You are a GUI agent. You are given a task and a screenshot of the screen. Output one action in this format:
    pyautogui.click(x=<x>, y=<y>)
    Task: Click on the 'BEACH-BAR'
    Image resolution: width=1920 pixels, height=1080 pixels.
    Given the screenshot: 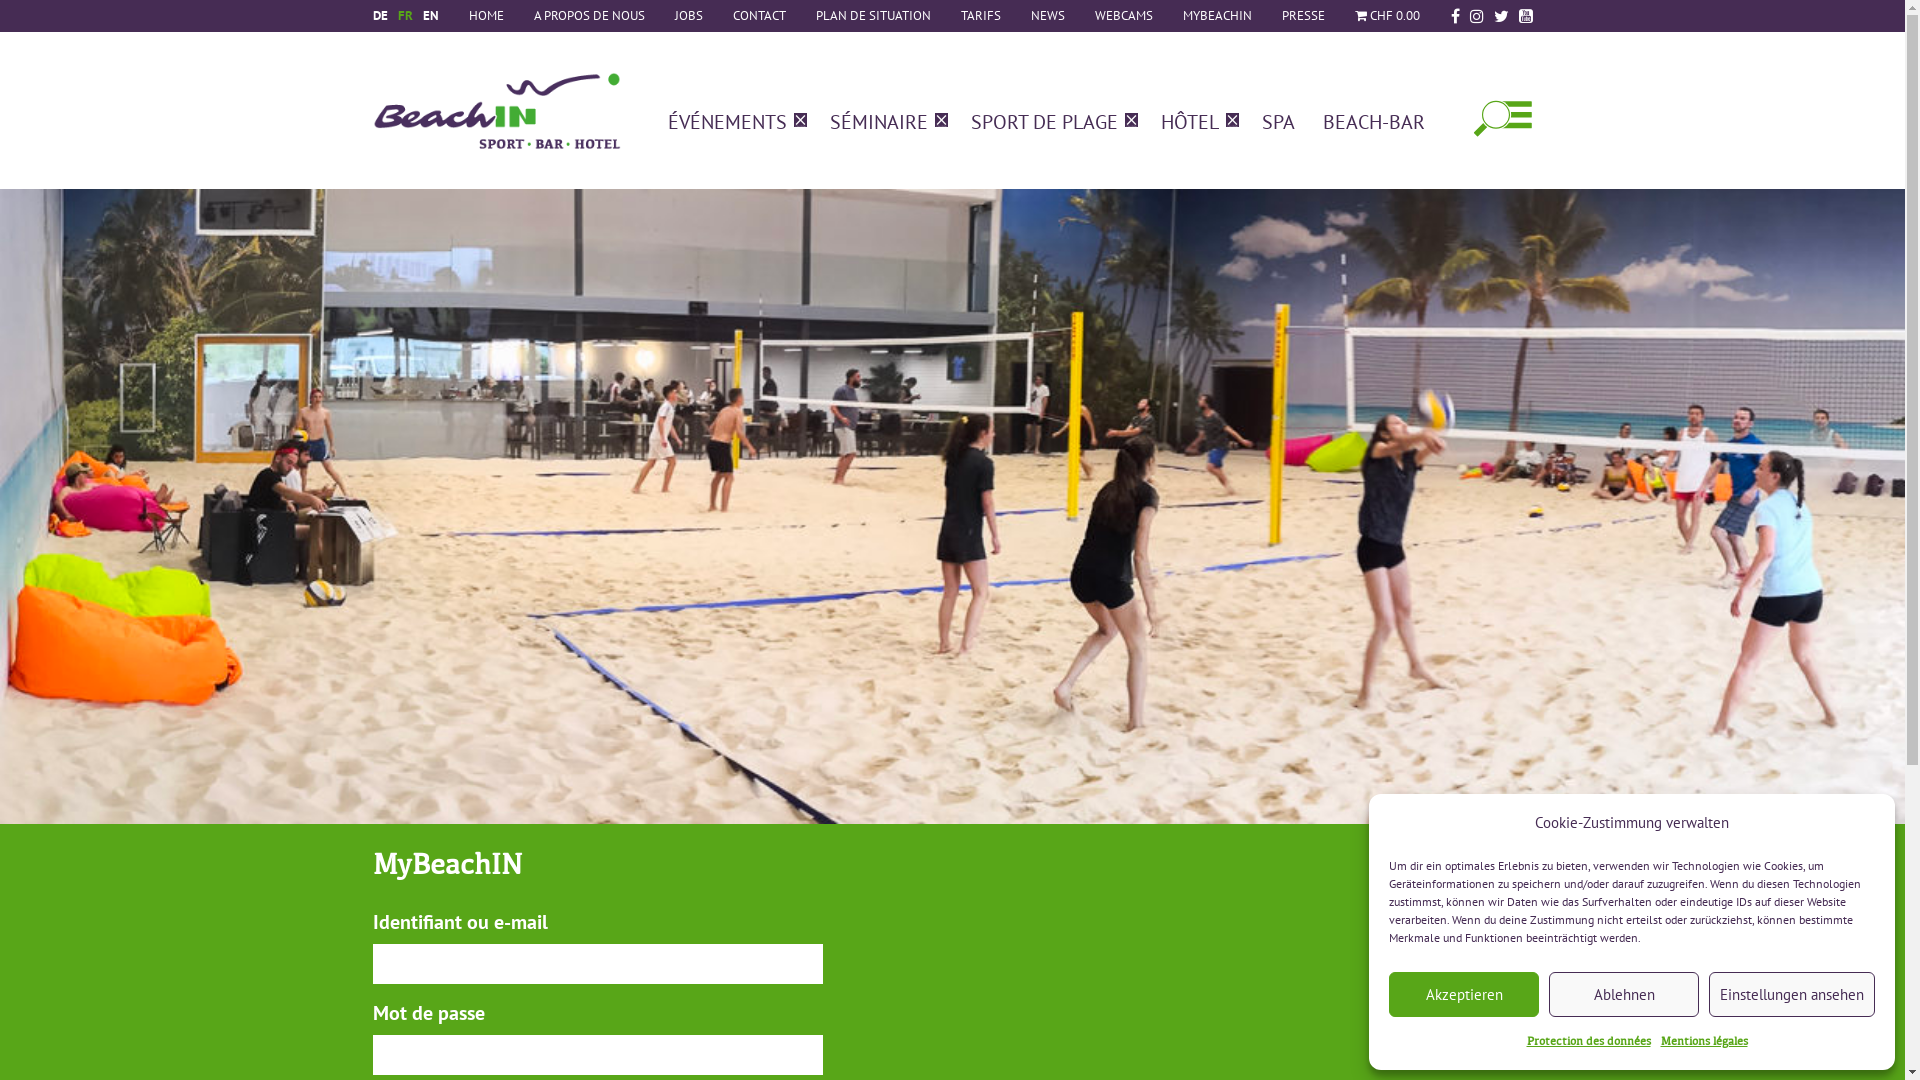 What is the action you would take?
    pyautogui.click(x=1372, y=122)
    